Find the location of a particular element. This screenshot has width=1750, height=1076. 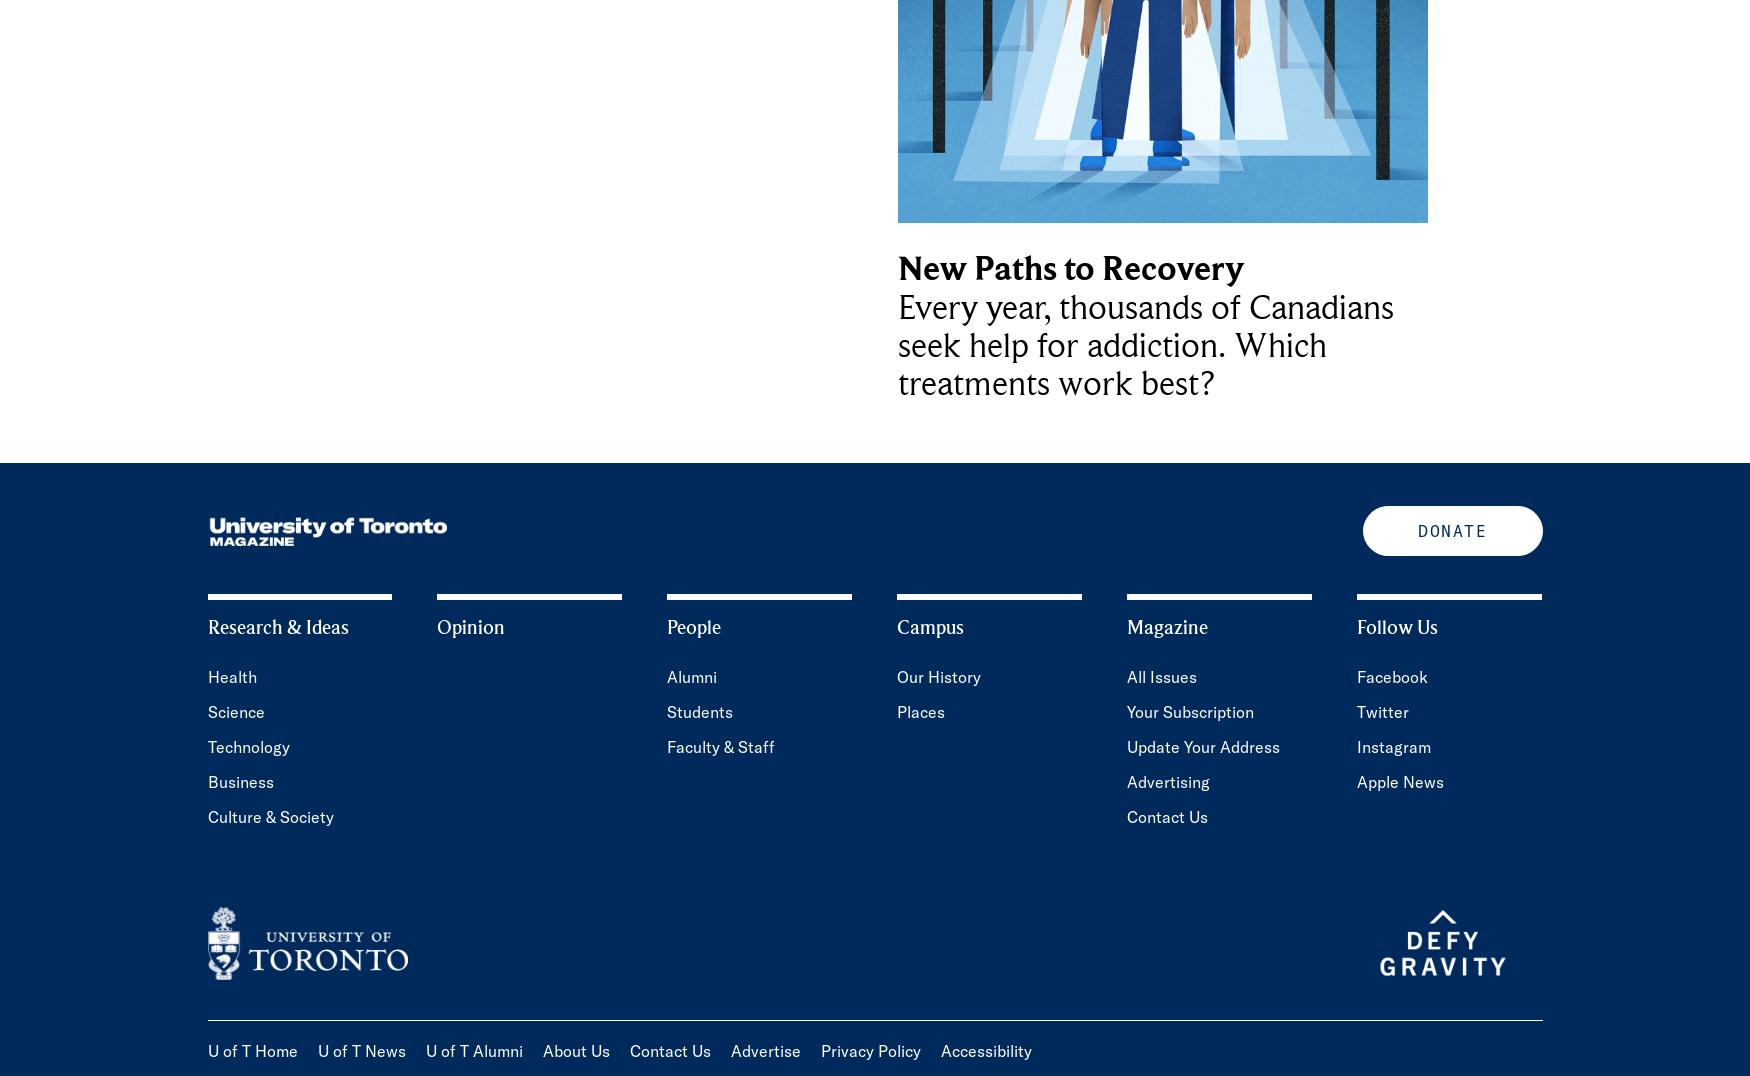

'U of T Alumni' is located at coordinates (424, 1051).